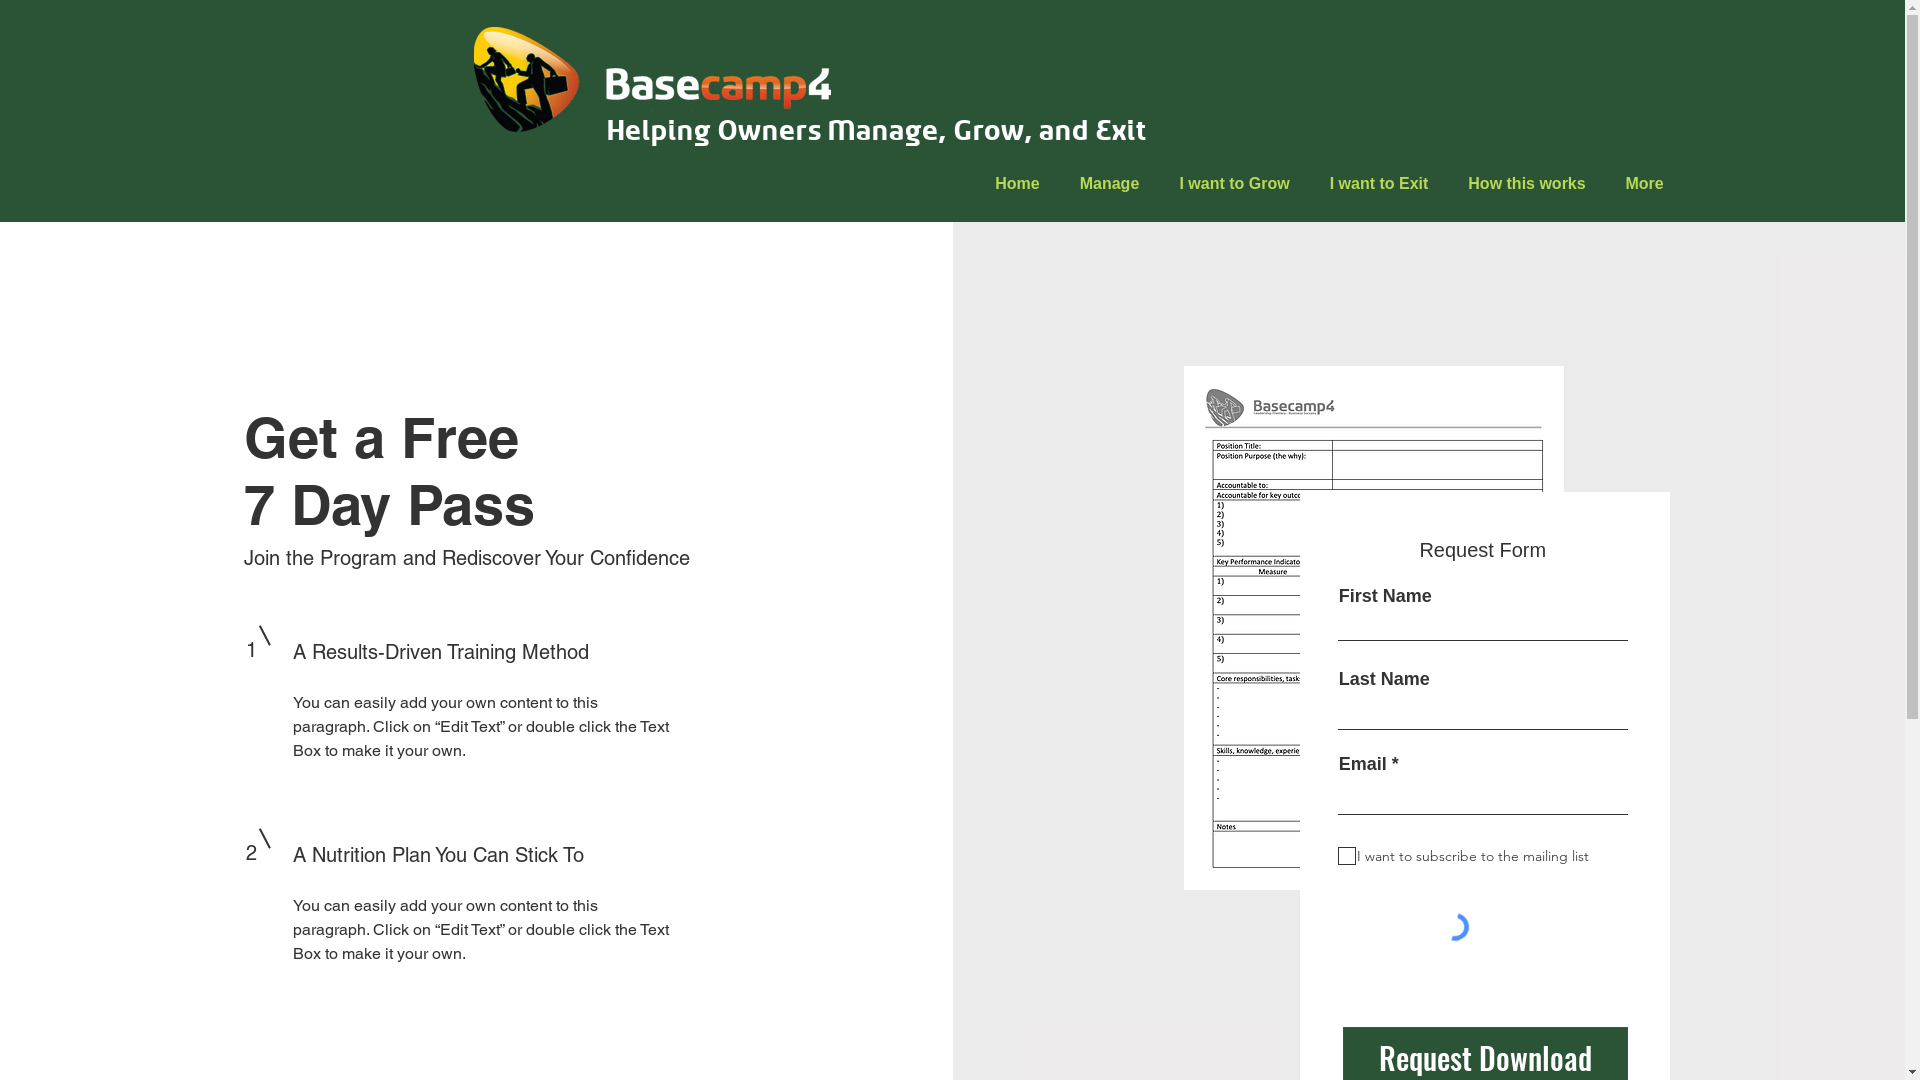 The image size is (1920, 1080). What do you see at coordinates (1160, 184) in the screenshot?
I see `'I want to Grow'` at bounding box center [1160, 184].